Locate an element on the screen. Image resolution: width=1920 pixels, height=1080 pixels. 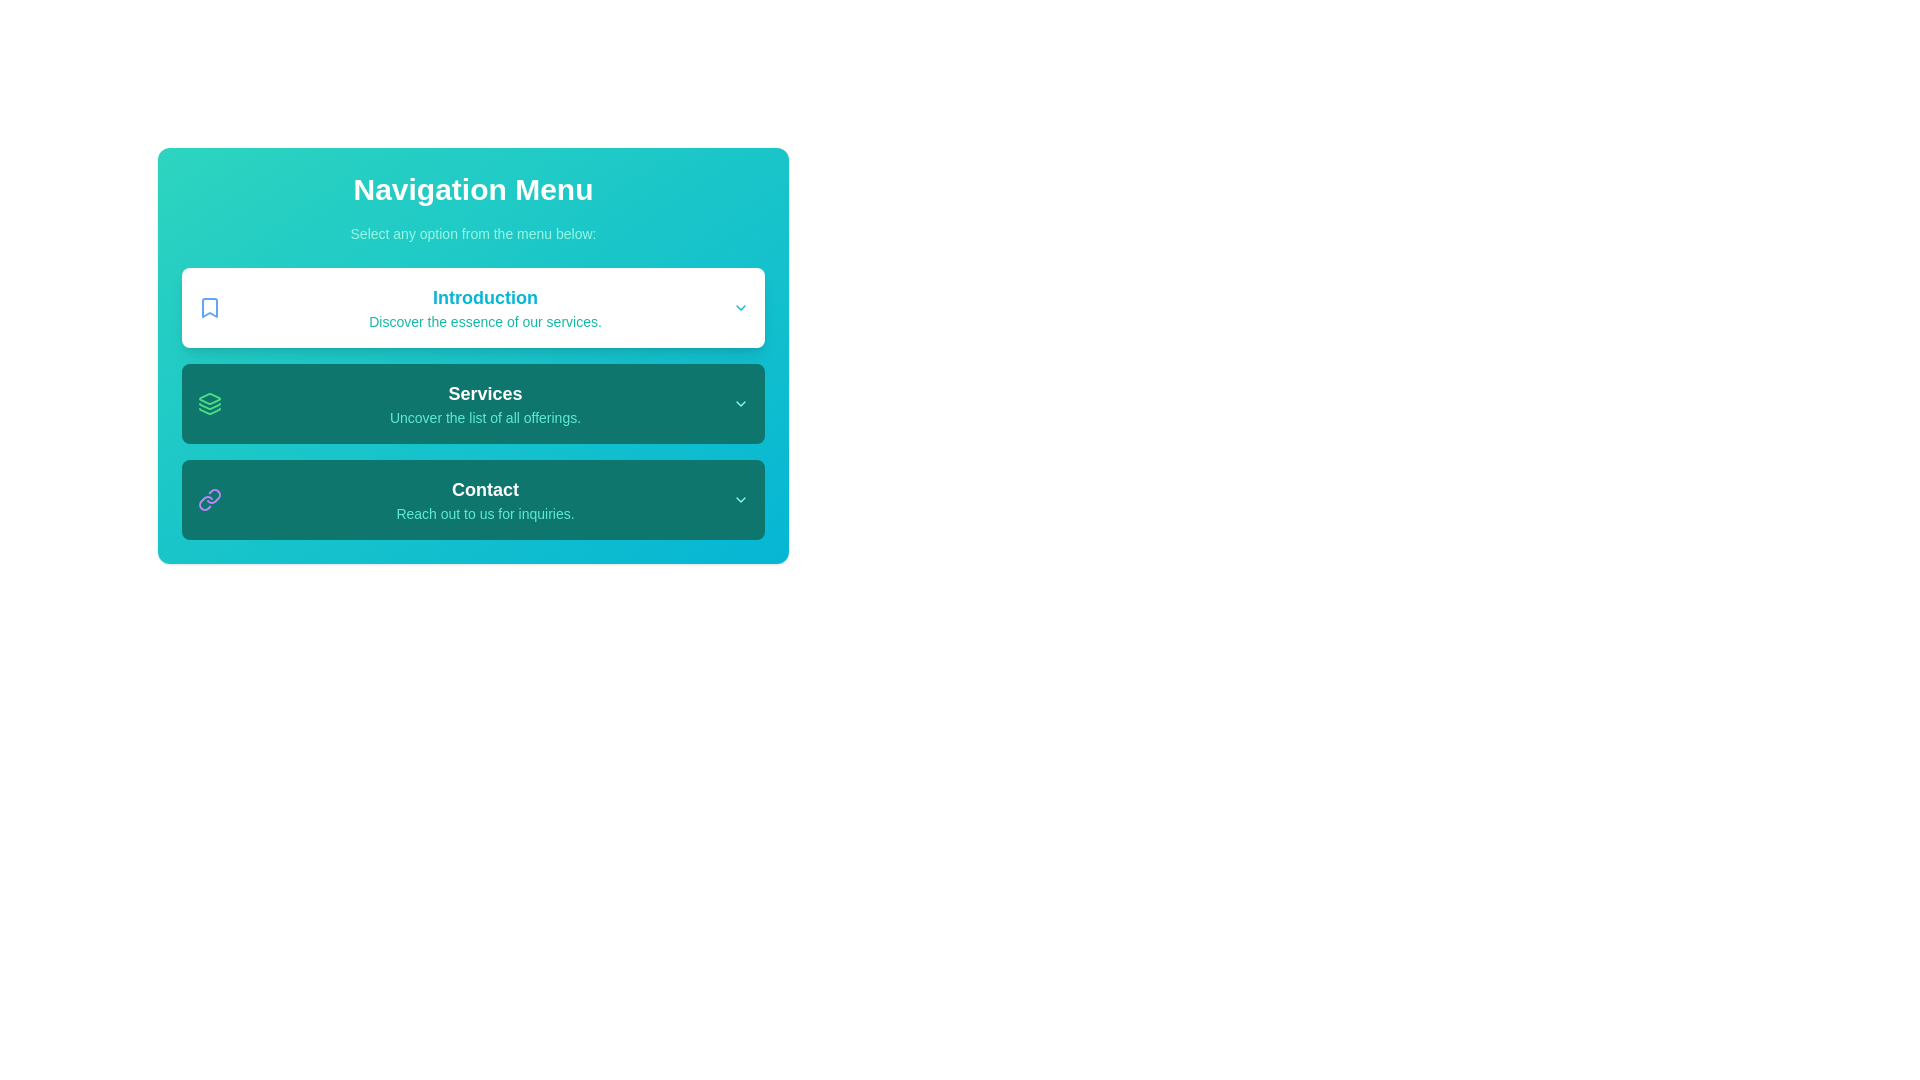
the downward-pointing chevron icon located on the far right side of the 'Contact' section in the menu, which has a teal hue against a darker teal background is located at coordinates (739, 499).